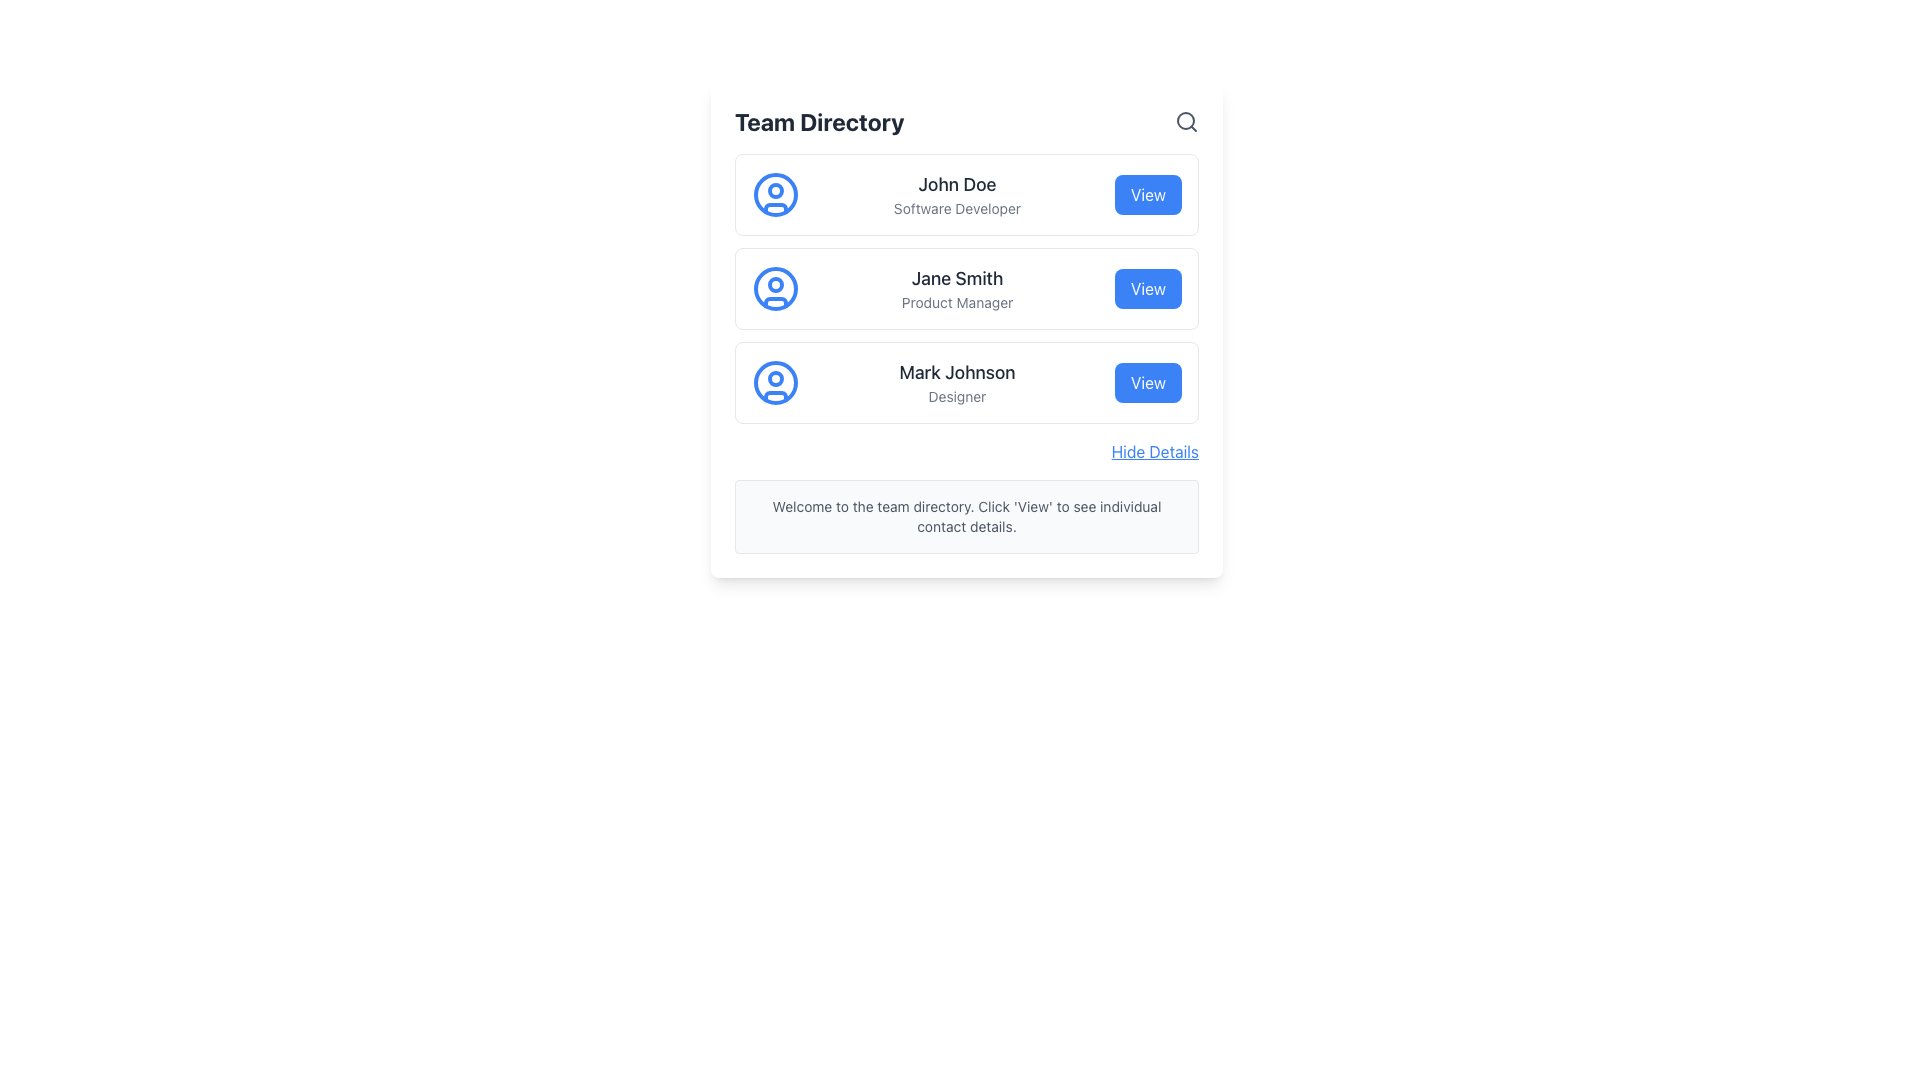 Image resolution: width=1920 pixels, height=1080 pixels. What do you see at coordinates (775, 289) in the screenshot?
I see `the blue circular user profile icon located in the second row of the Team Directory, next to 'Jane Smith - Product Manager'` at bounding box center [775, 289].